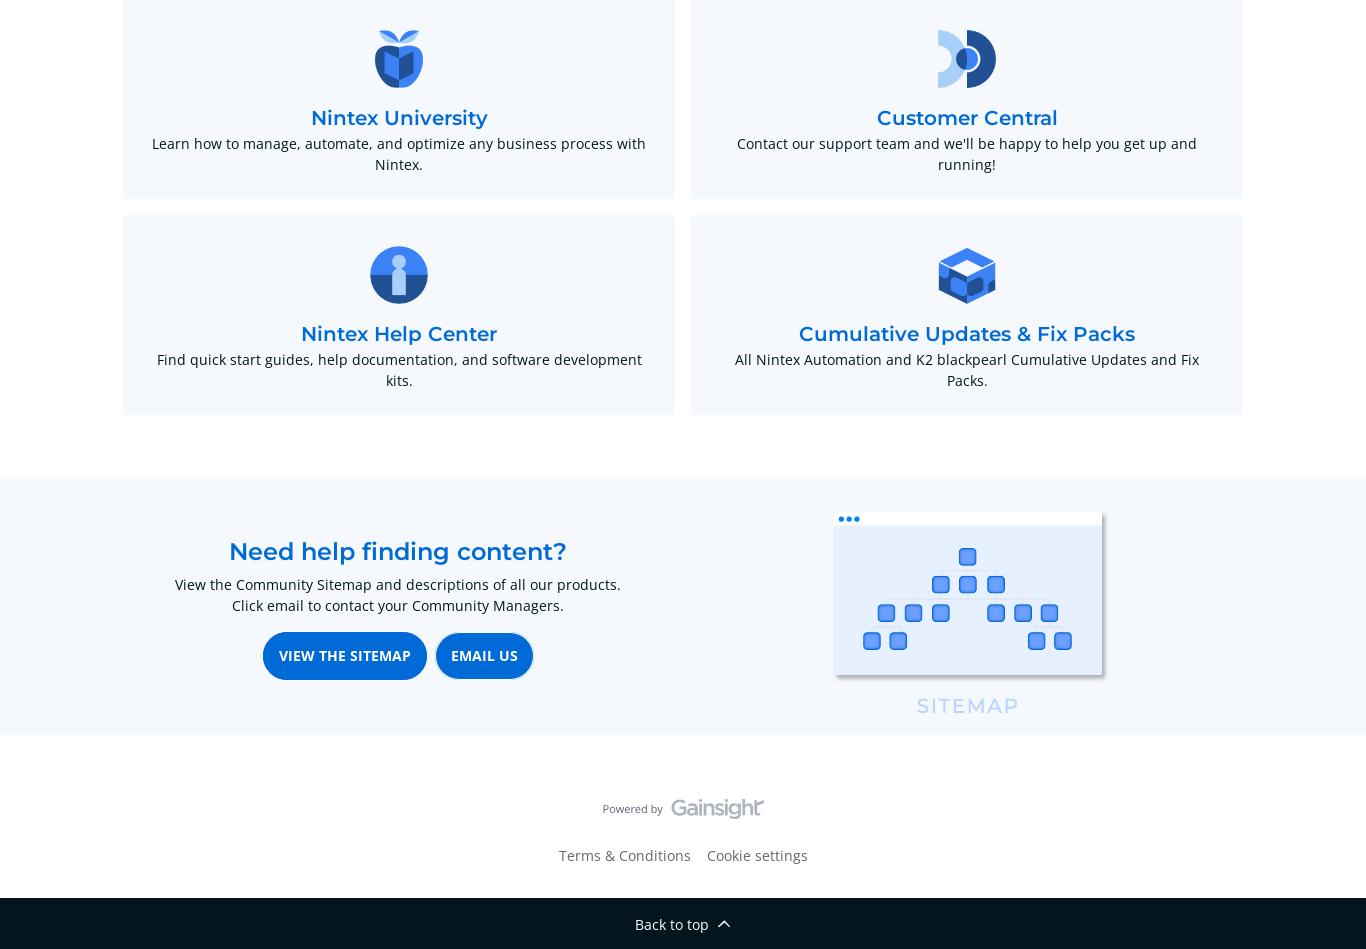  What do you see at coordinates (398, 154) in the screenshot?
I see `'Learn how to manage, automate, and optimize any business process with Nintex.'` at bounding box center [398, 154].